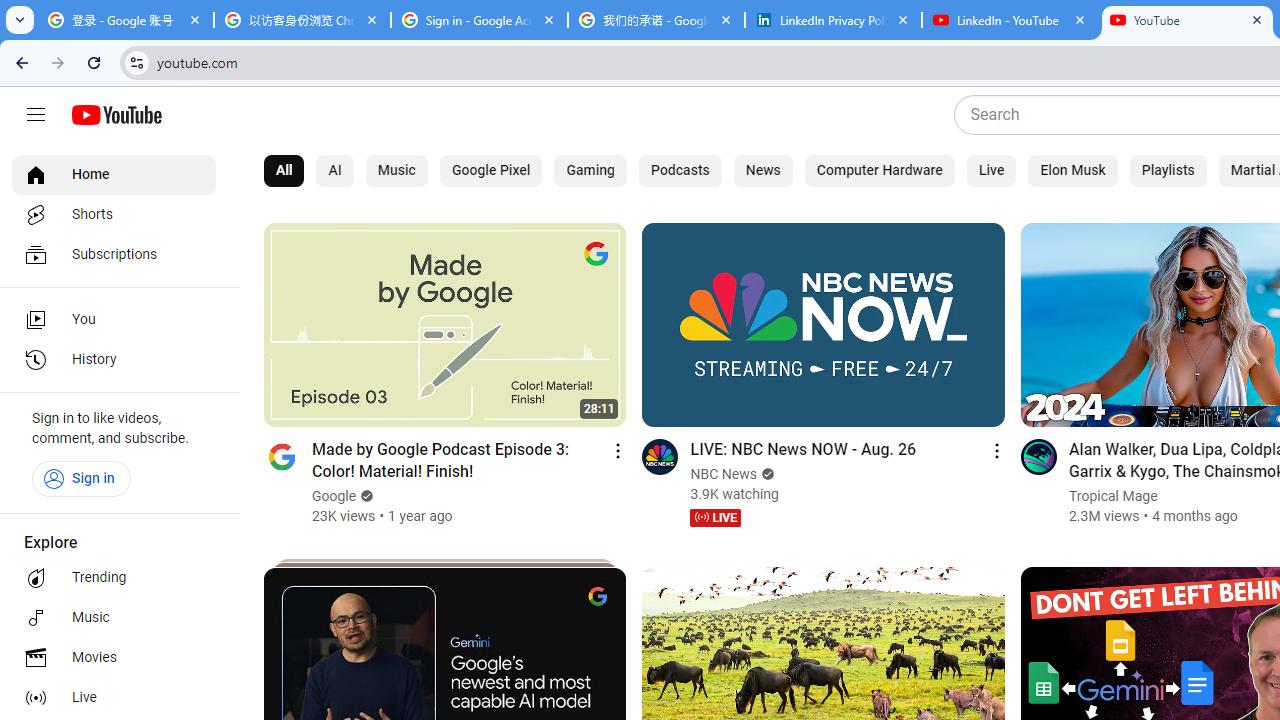  Describe the element at coordinates (112, 578) in the screenshot. I see `'Trending'` at that location.